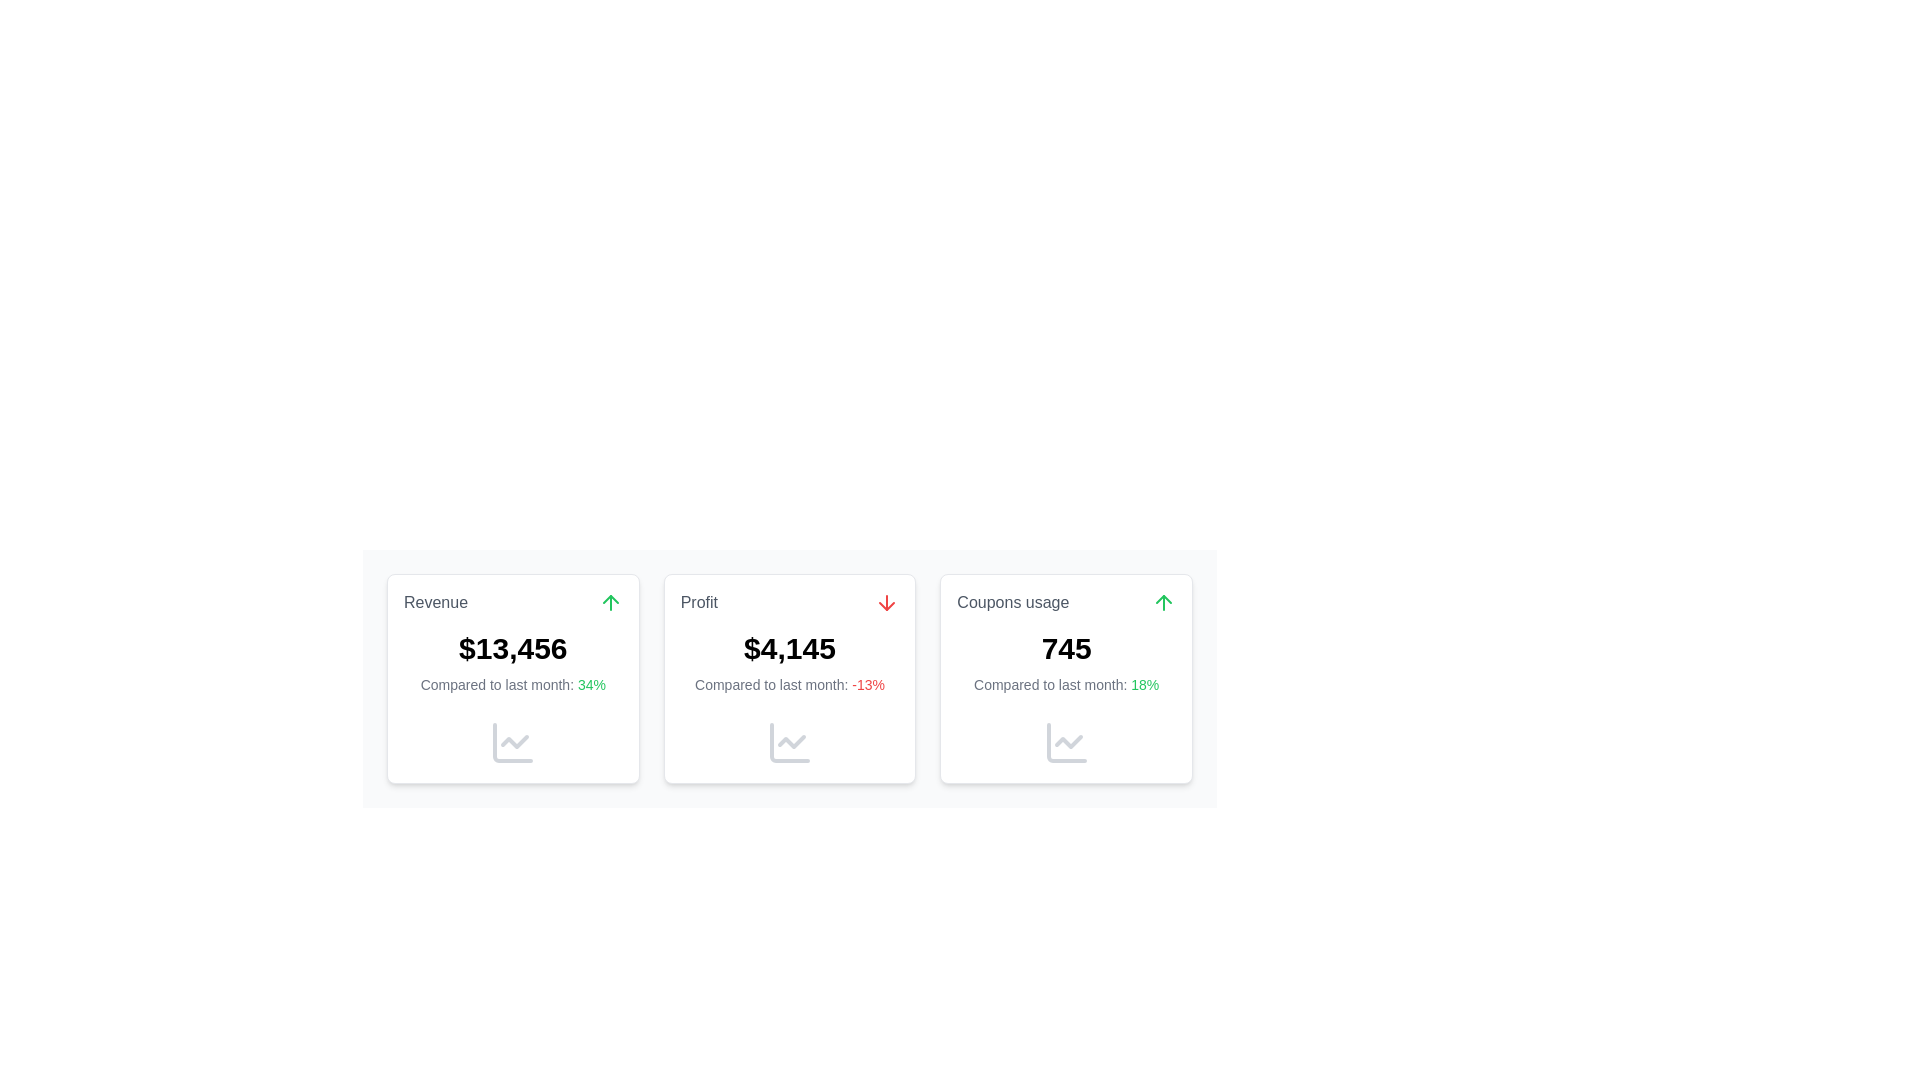 The width and height of the screenshot is (1920, 1080). What do you see at coordinates (1065, 743) in the screenshot?
I see `the SVG icon resembling a line chart located at the bottom-right corner of the 'Coupons usage' card, next to the percentage indicator` at bounding box center [1065, 743].